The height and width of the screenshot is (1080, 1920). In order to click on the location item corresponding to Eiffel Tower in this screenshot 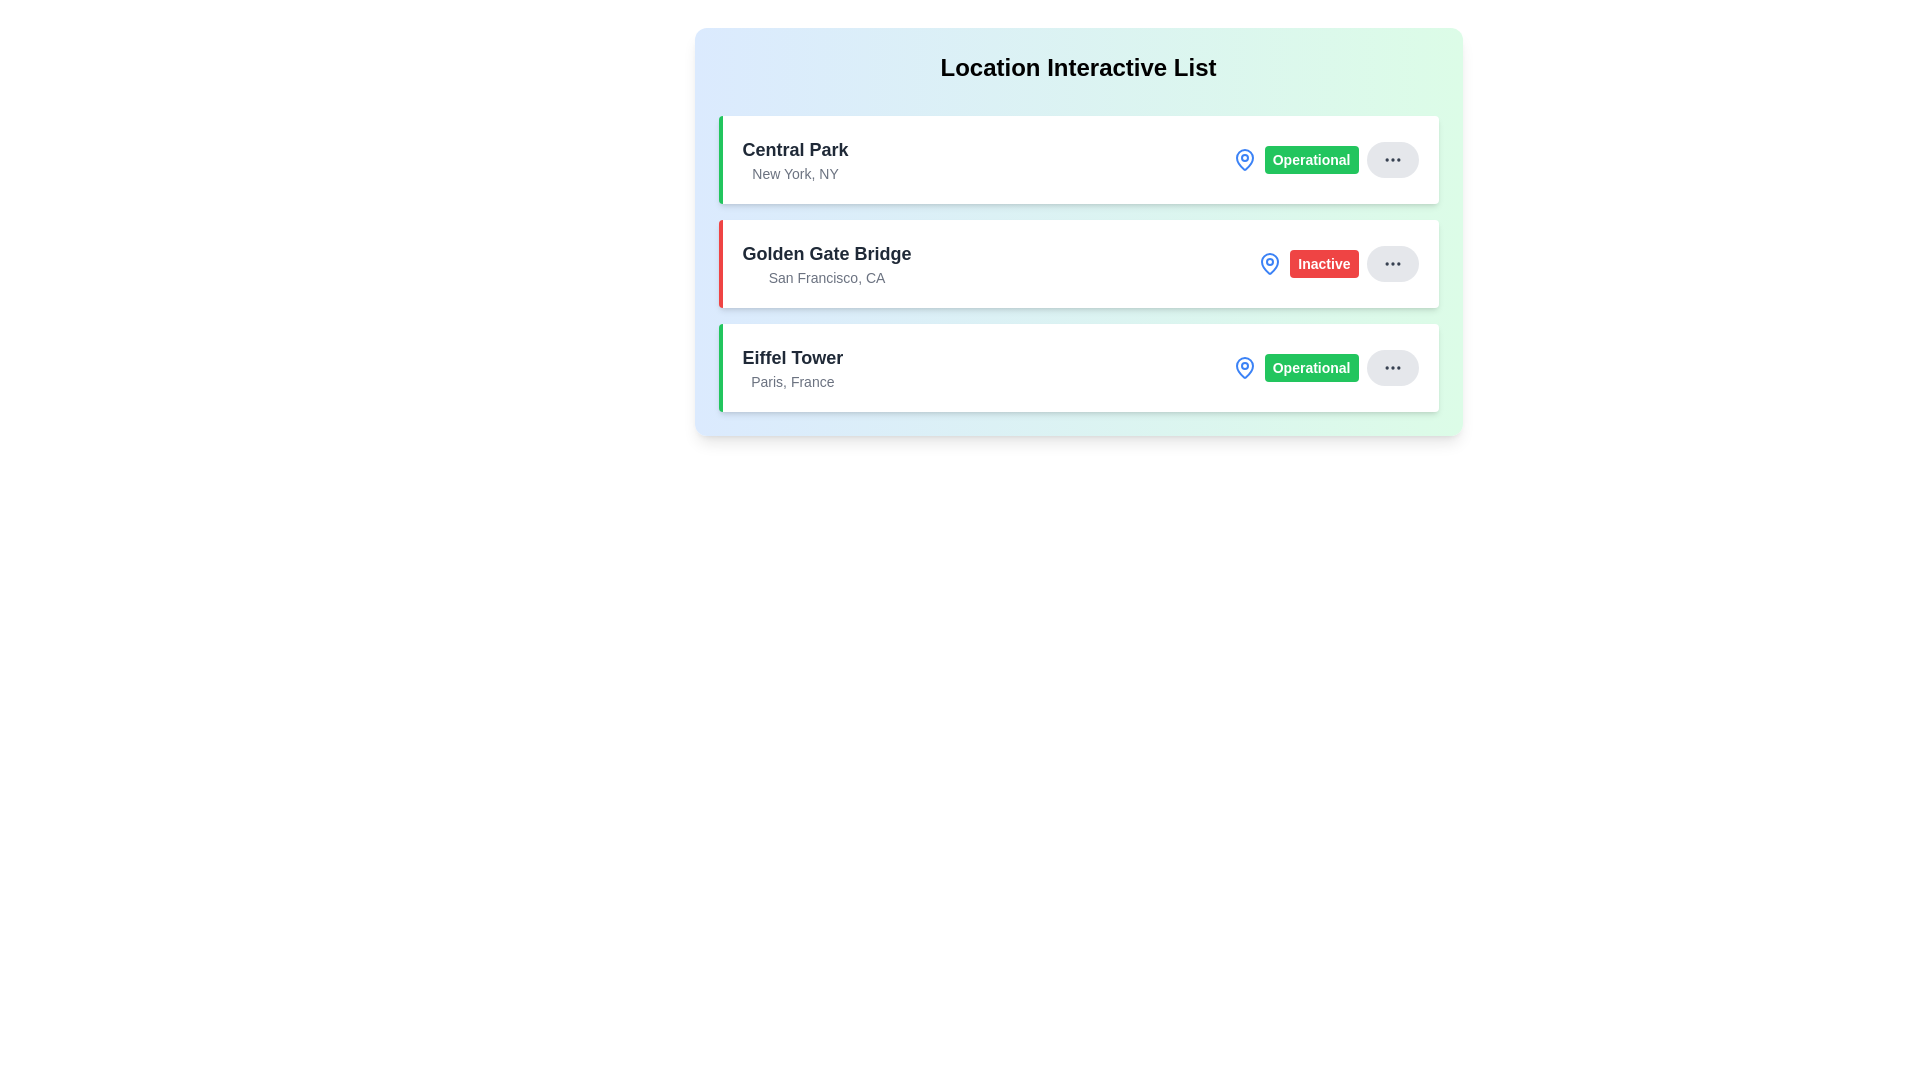, I will do `click(1077, 367)`.